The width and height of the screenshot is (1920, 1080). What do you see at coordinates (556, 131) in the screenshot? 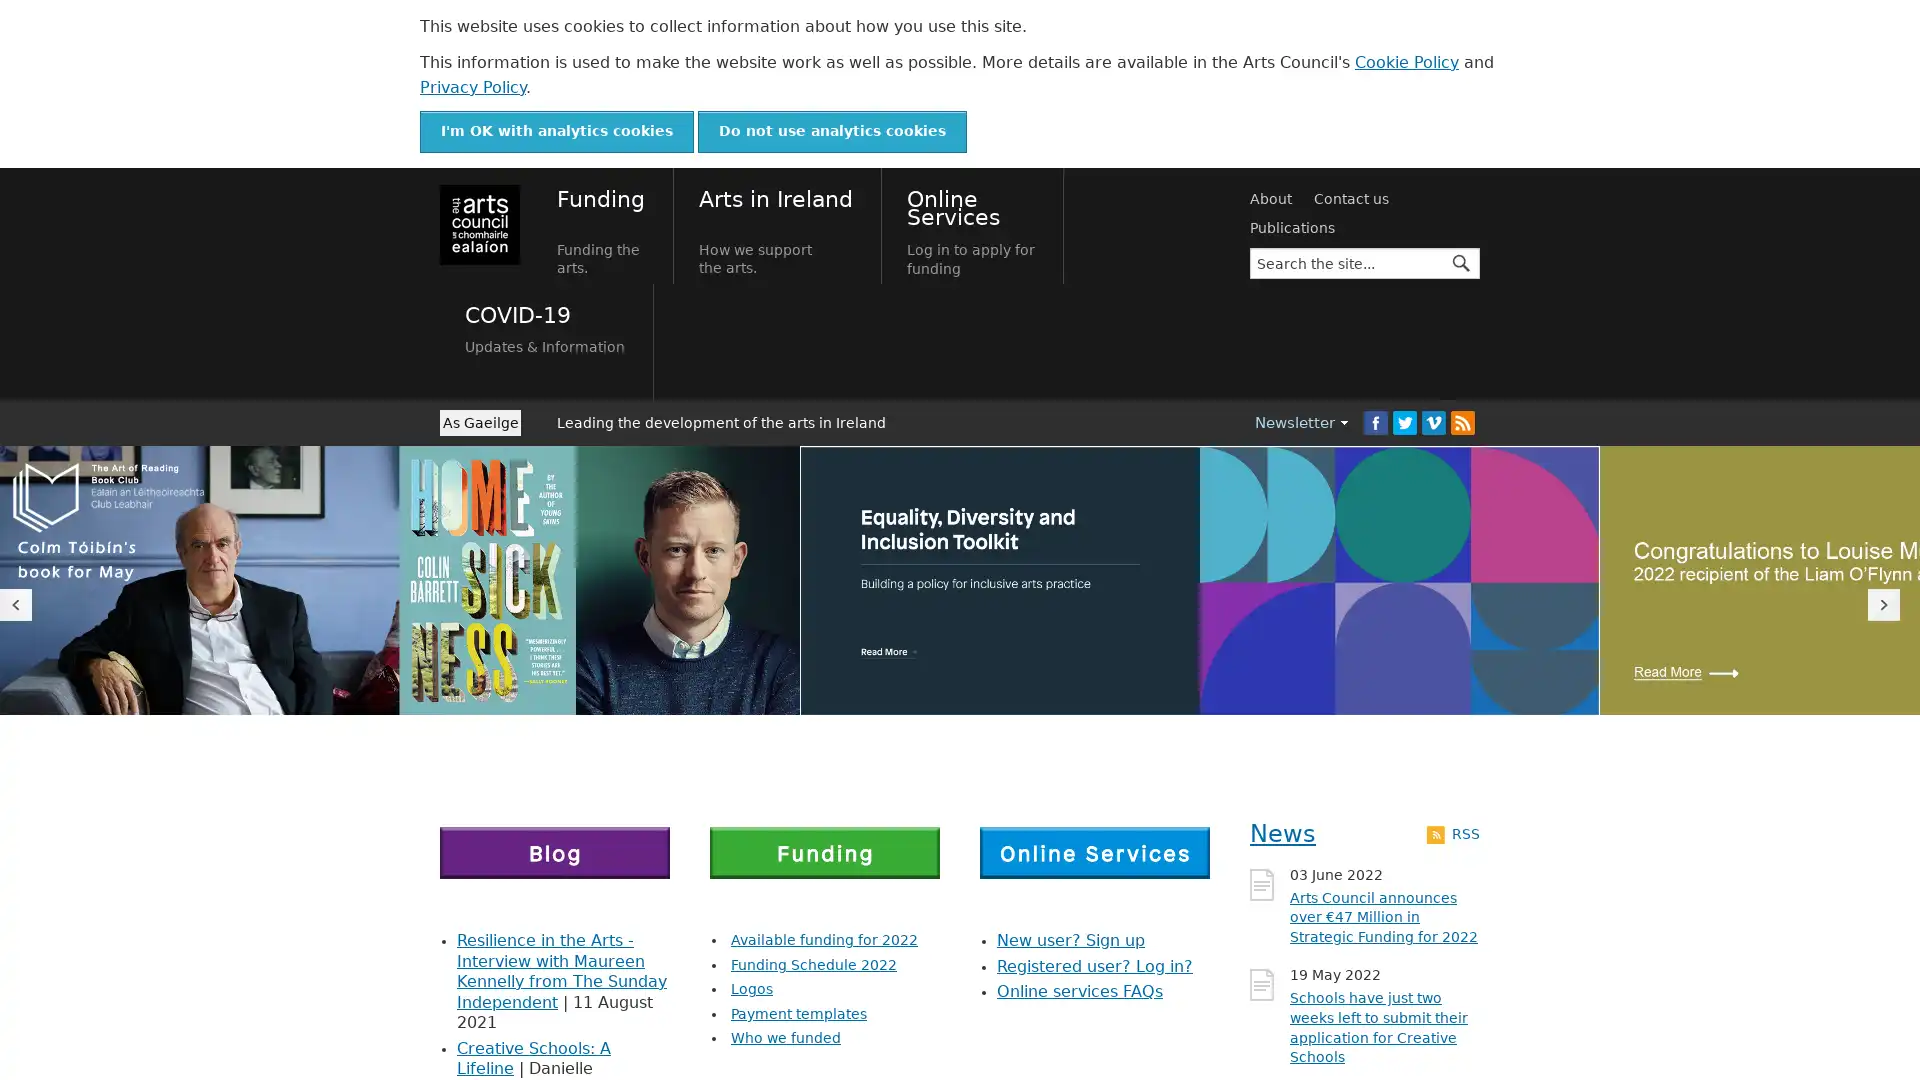
I see `I'm OK with analytics cookies` at bounding box center [556, 131].